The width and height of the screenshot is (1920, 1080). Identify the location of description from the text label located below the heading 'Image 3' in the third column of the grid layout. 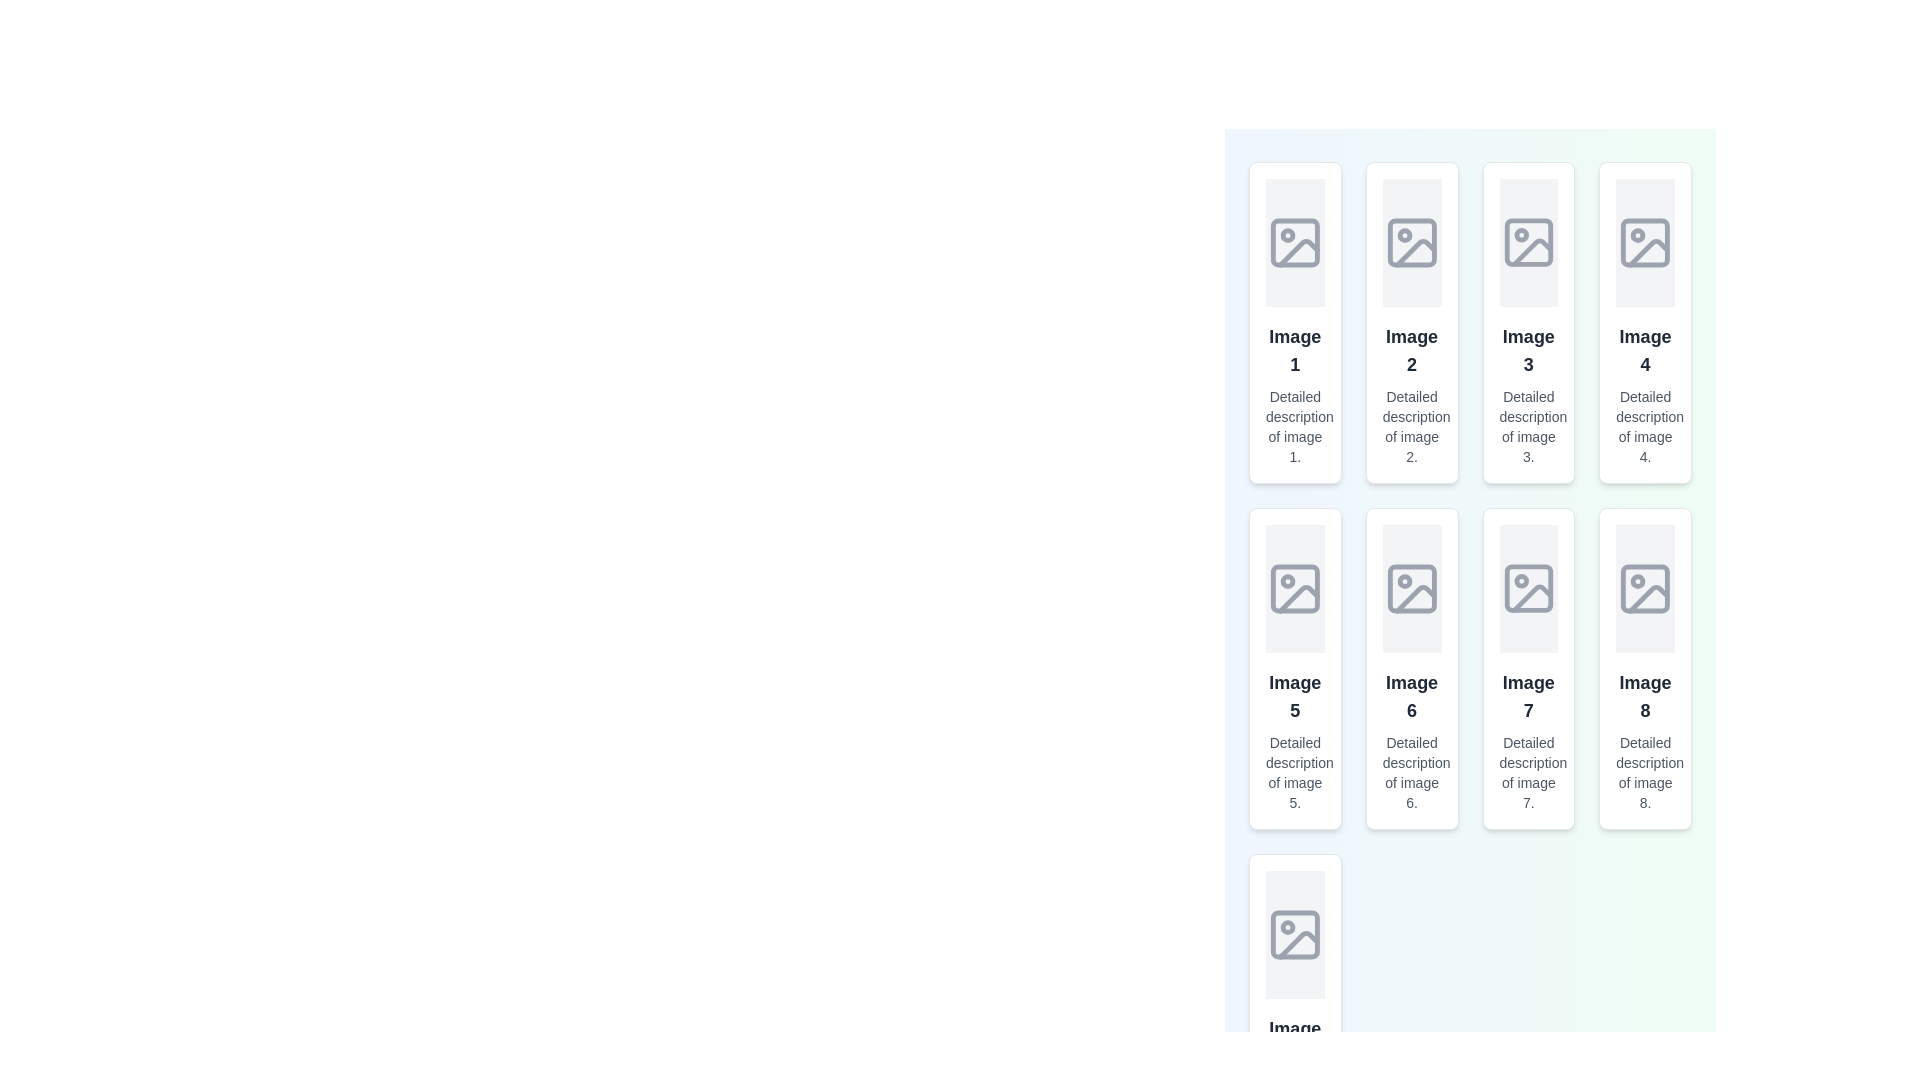
(1527, 426).